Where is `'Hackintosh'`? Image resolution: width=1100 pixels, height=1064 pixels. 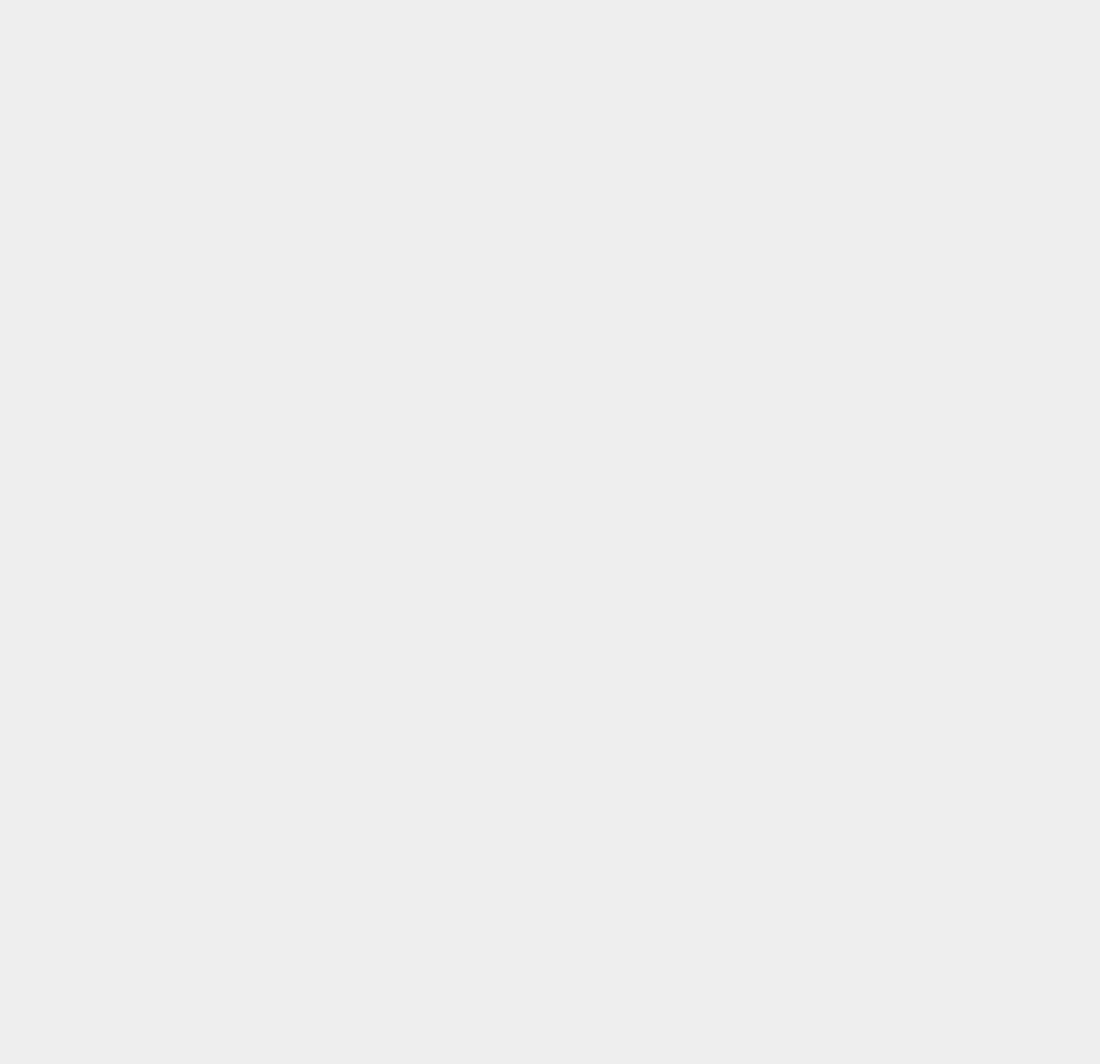 'Hackintosh' is located at coordinates (813, 56).